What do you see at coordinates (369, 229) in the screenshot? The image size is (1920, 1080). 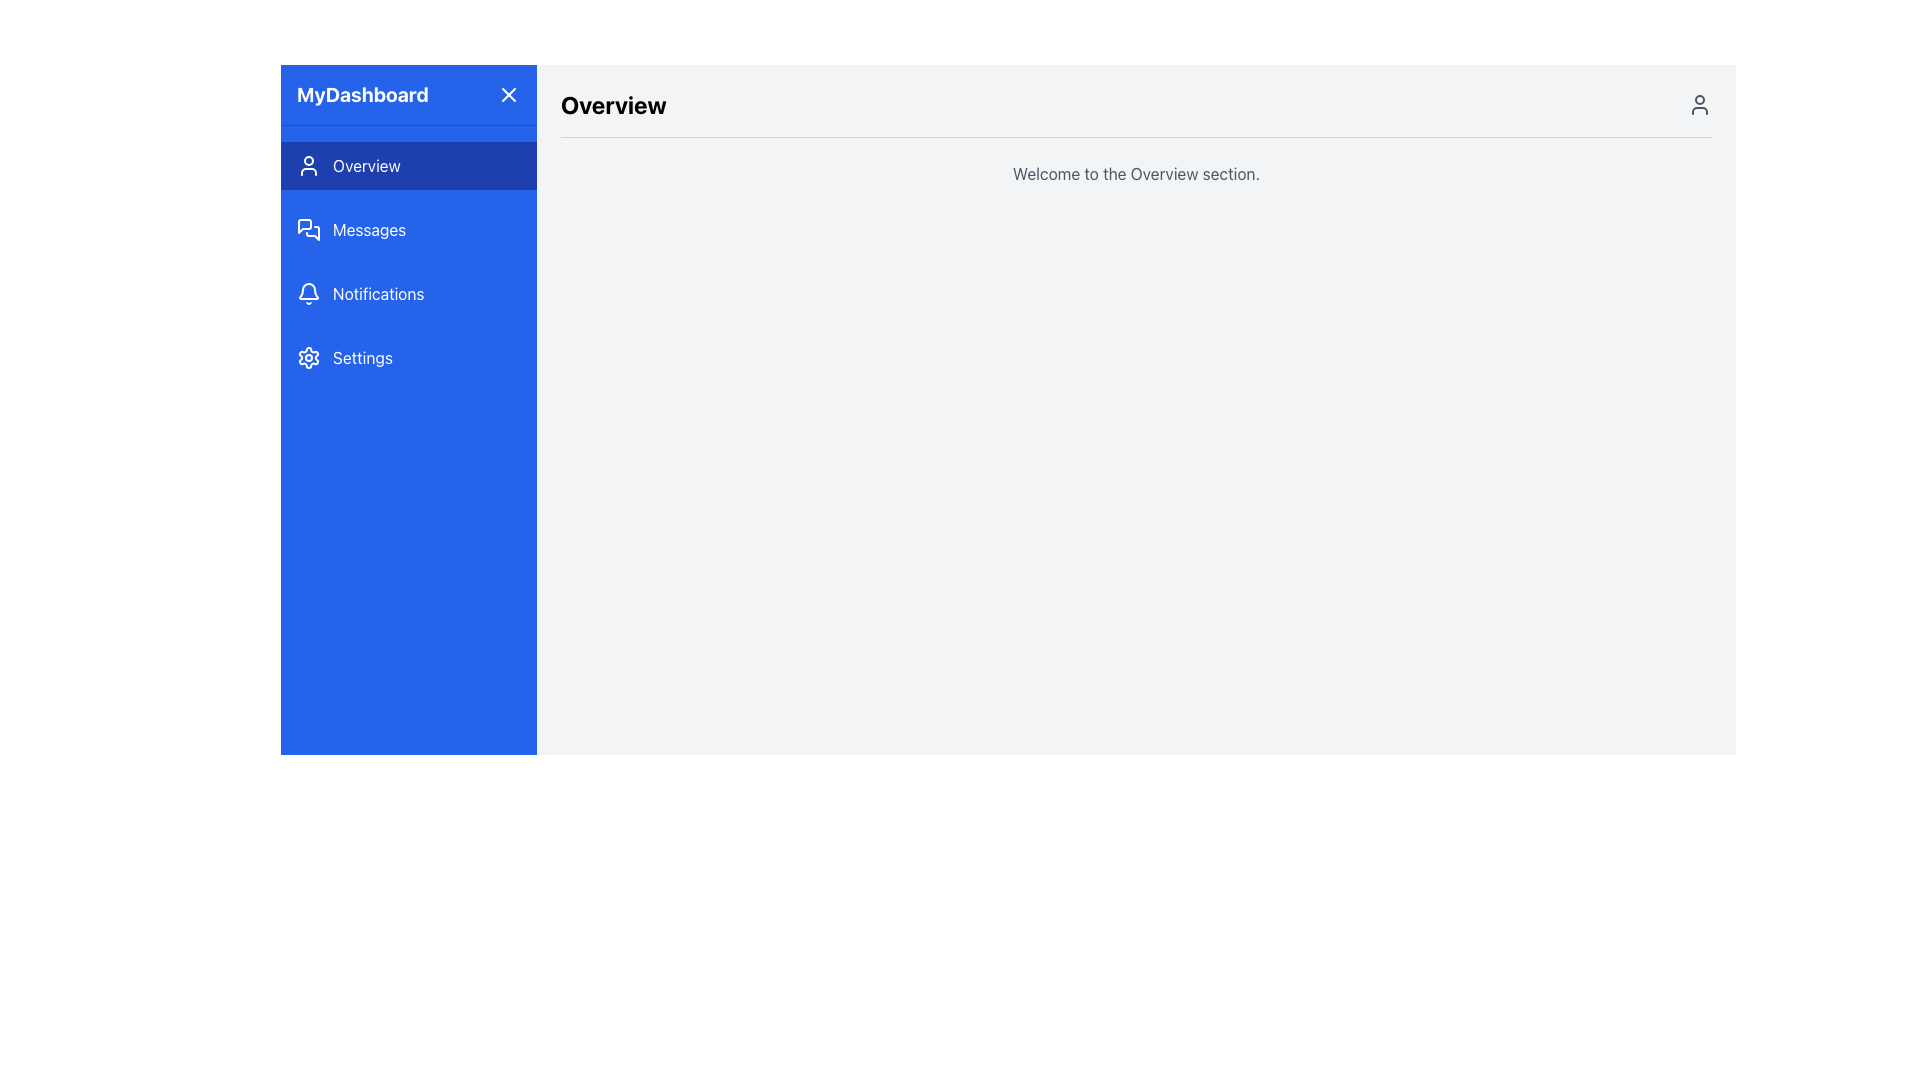 I see `the 'Messages' text label in the sidebar navigation menu, which is displayed in white font against a blue background and is located between 'Overview' and 'Notifications'` at bounding box center [369, 229].